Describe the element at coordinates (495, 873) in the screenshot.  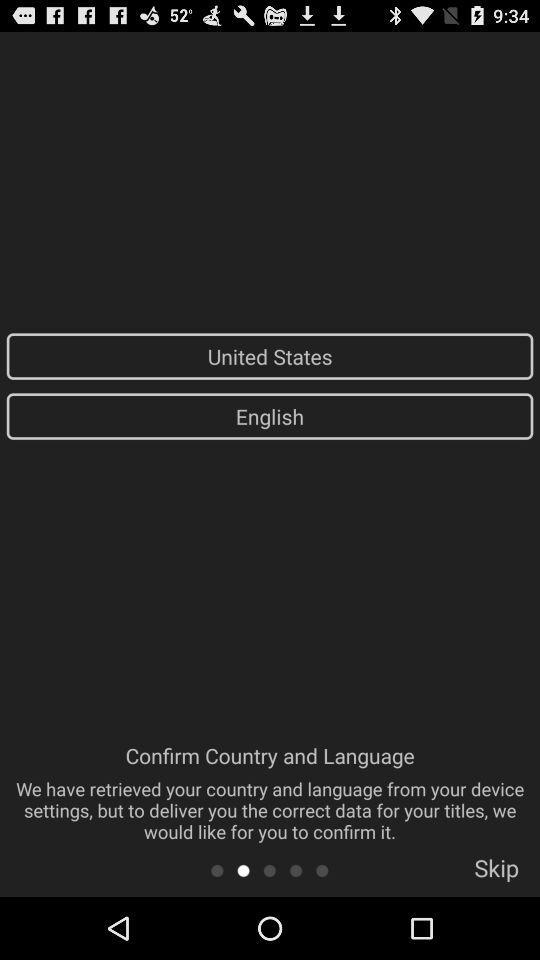
I see `skip` at that location.